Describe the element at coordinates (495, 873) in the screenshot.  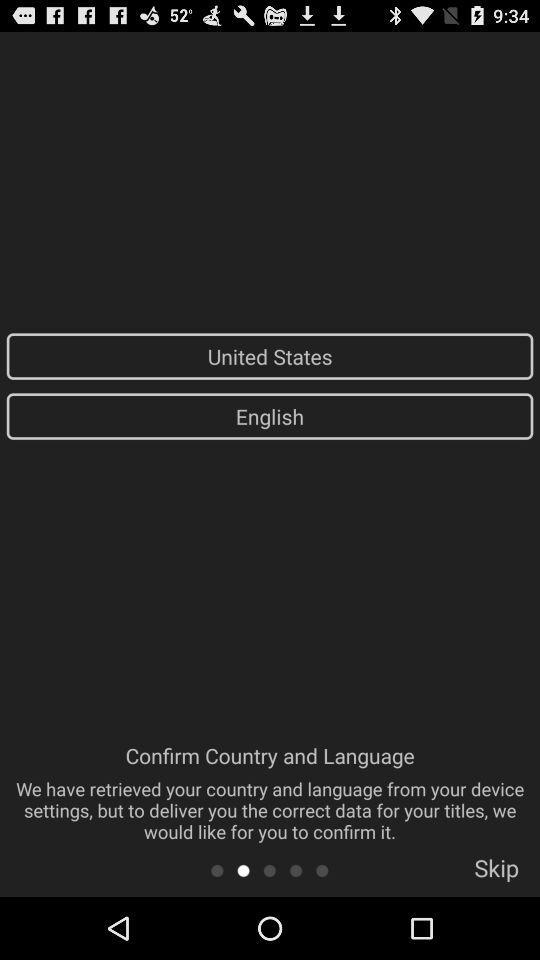
I see `skip` at that location.